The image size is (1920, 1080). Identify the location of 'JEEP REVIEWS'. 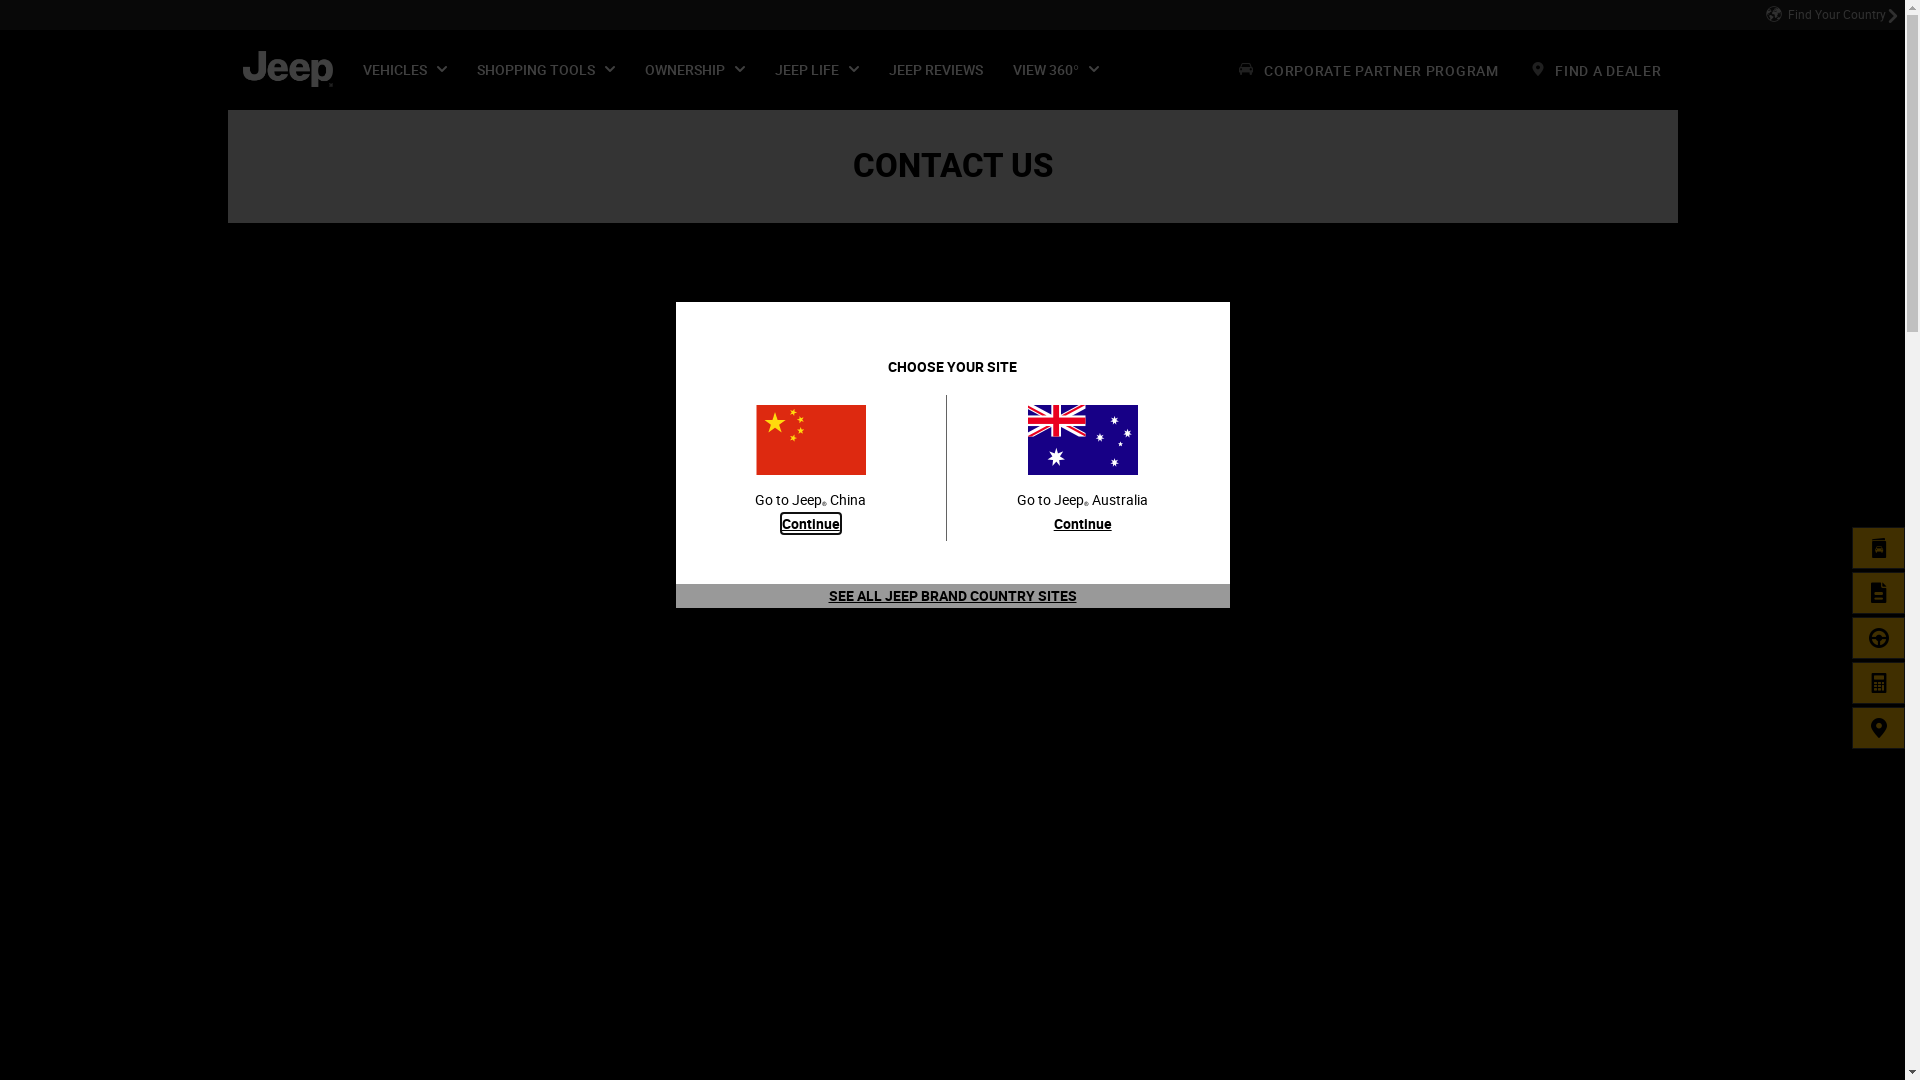
(873, 68).